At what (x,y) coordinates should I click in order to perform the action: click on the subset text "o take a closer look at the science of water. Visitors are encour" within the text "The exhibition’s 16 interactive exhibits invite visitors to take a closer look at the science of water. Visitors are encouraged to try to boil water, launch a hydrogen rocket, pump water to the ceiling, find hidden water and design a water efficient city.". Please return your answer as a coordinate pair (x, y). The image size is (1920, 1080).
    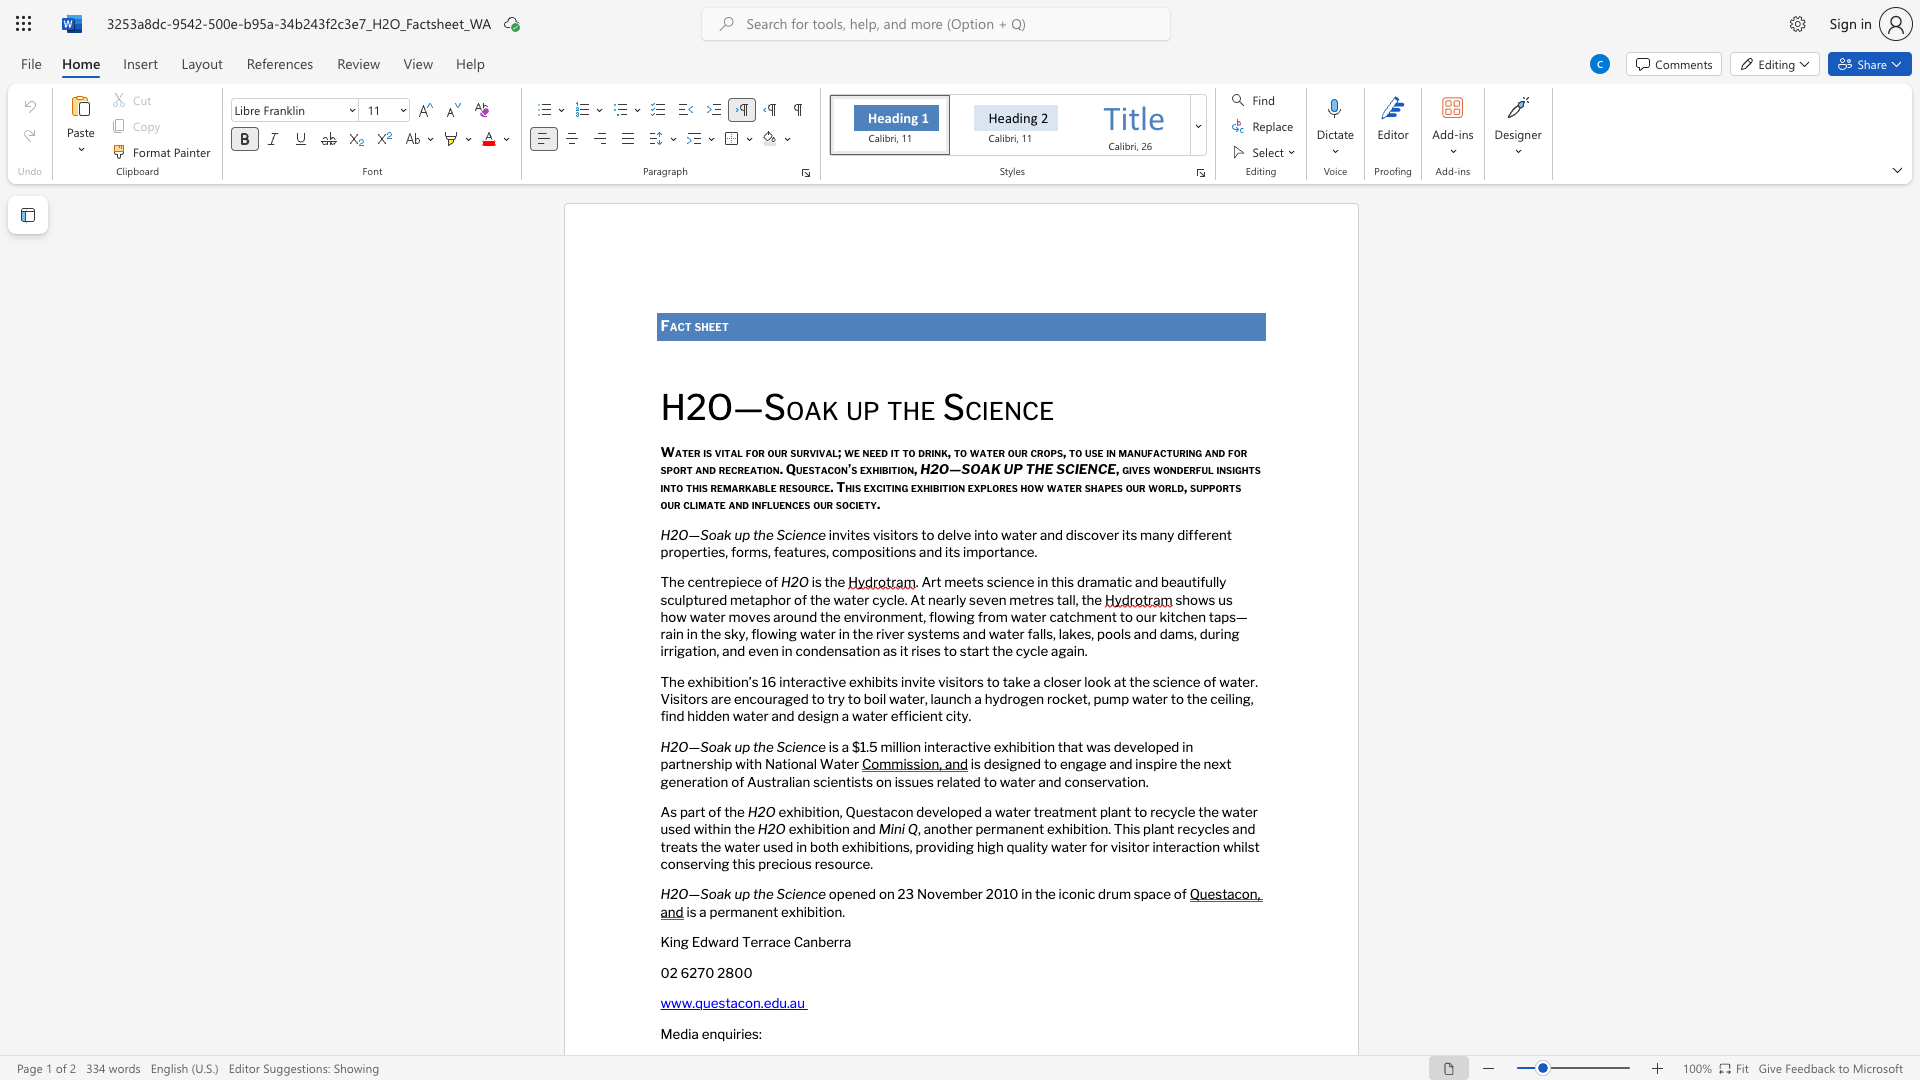
    Looking at the image, I should click on (991, 680).